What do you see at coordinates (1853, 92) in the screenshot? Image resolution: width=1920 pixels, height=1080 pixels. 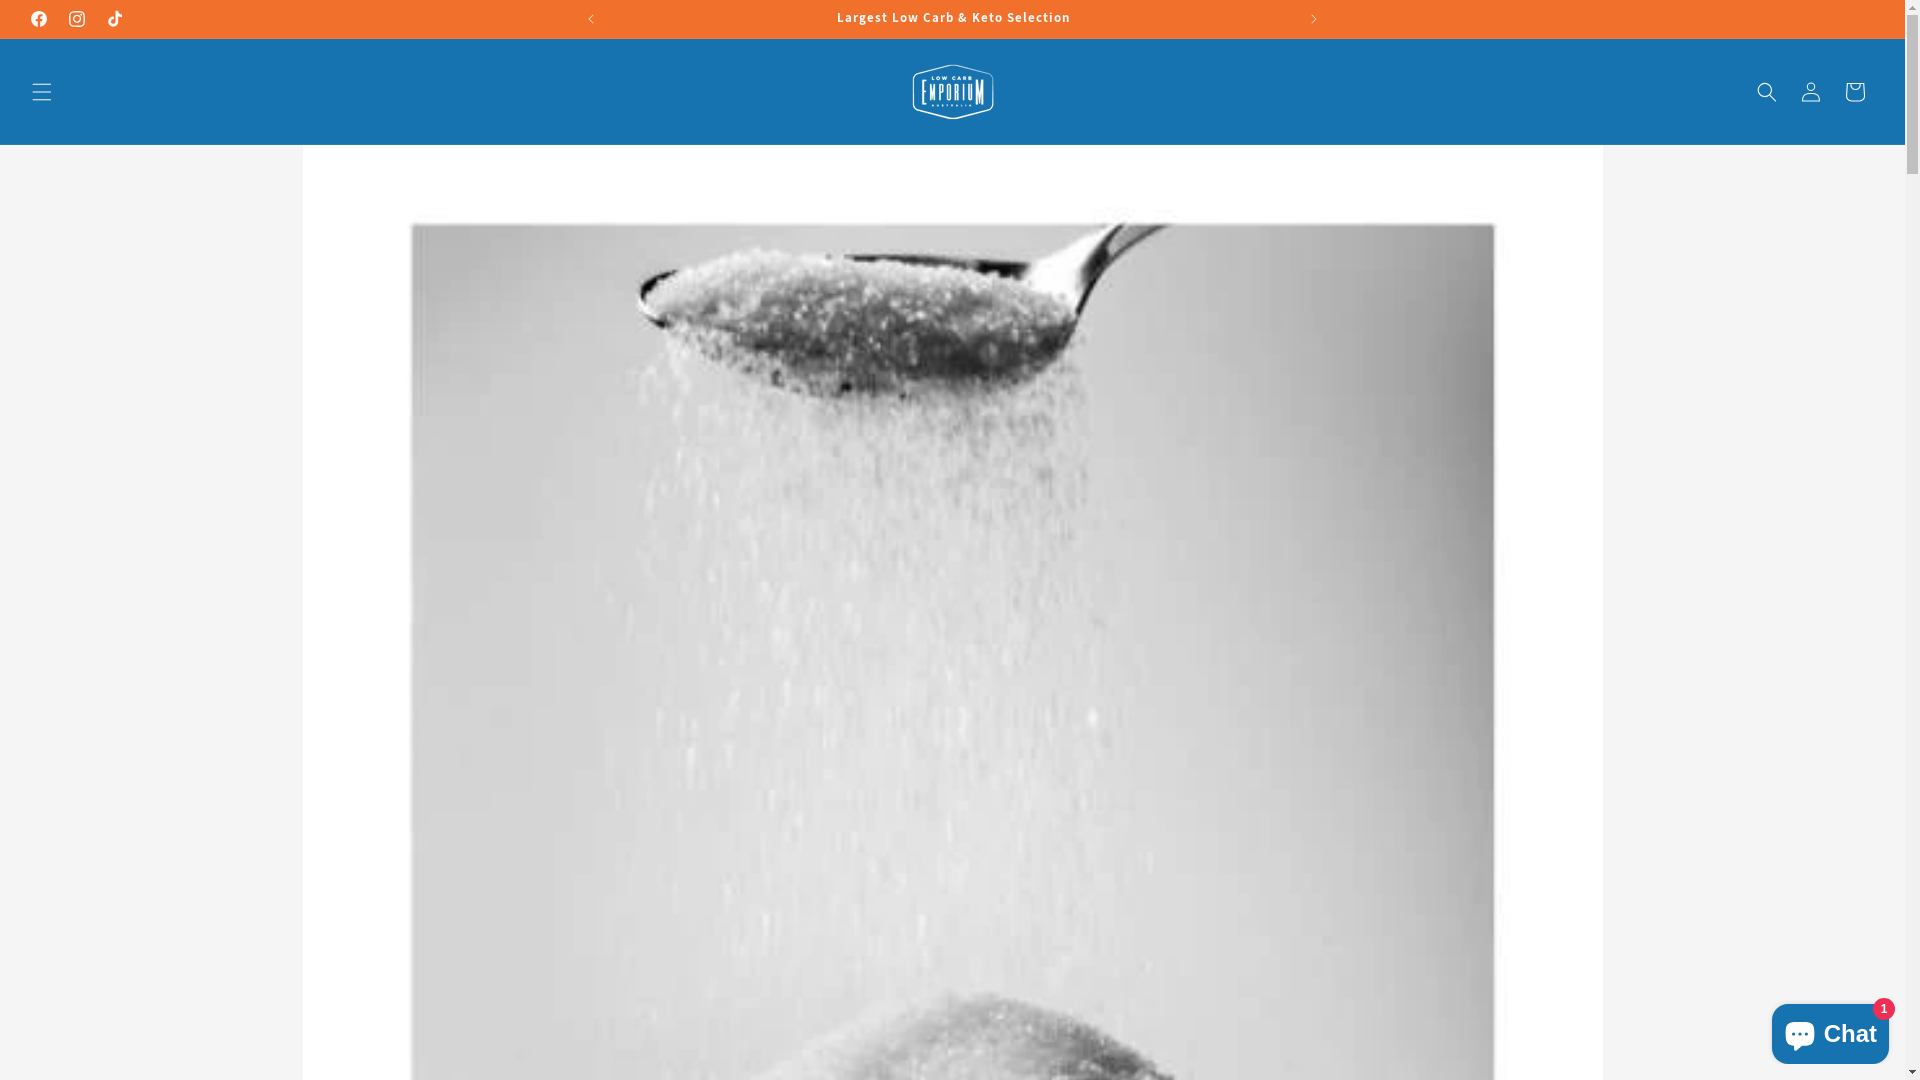 I see `'Cart'` at bounding box center [1853, 92].